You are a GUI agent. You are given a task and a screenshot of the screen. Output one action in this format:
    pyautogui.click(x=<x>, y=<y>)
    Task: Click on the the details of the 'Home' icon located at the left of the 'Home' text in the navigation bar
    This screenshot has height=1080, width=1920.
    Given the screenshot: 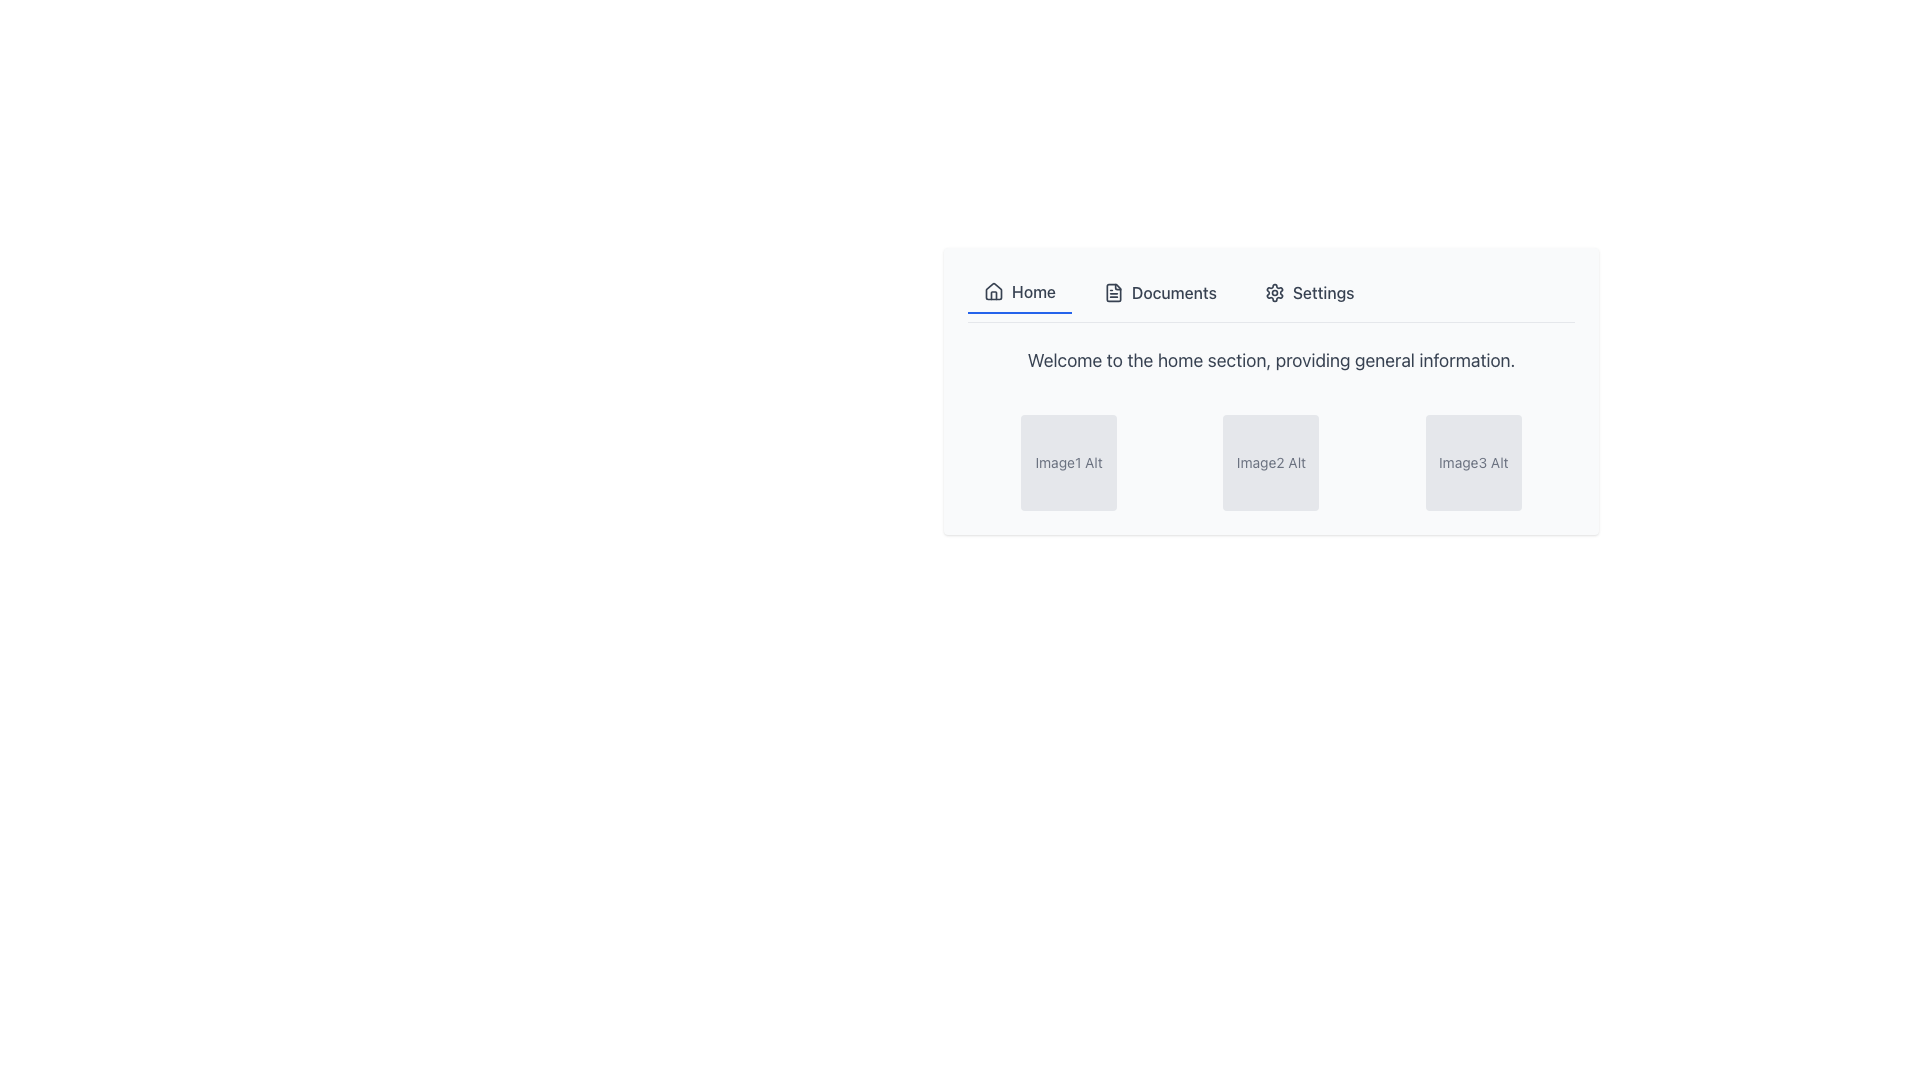 What is the action you would take?
    pyautogui.click(x=993, y=292)
    